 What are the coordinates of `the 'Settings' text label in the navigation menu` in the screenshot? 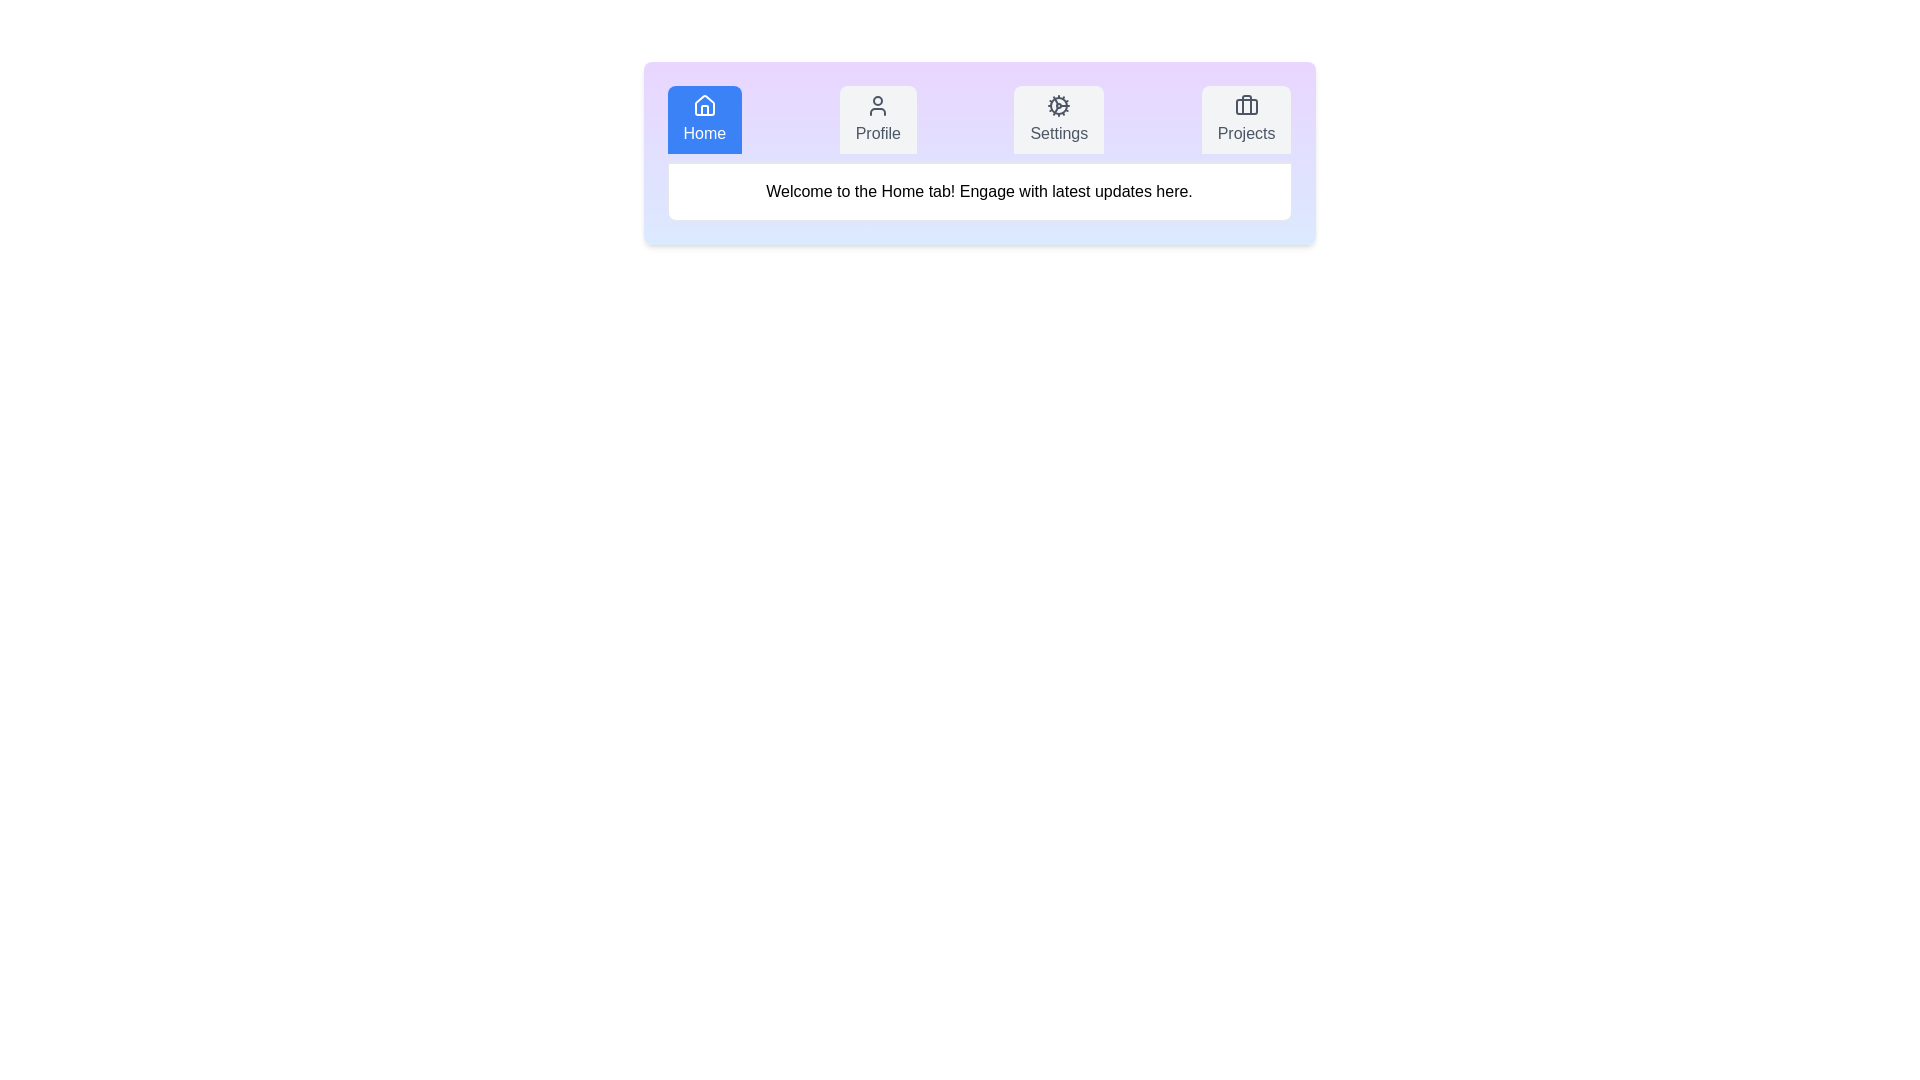 It's located at (1058, 134).